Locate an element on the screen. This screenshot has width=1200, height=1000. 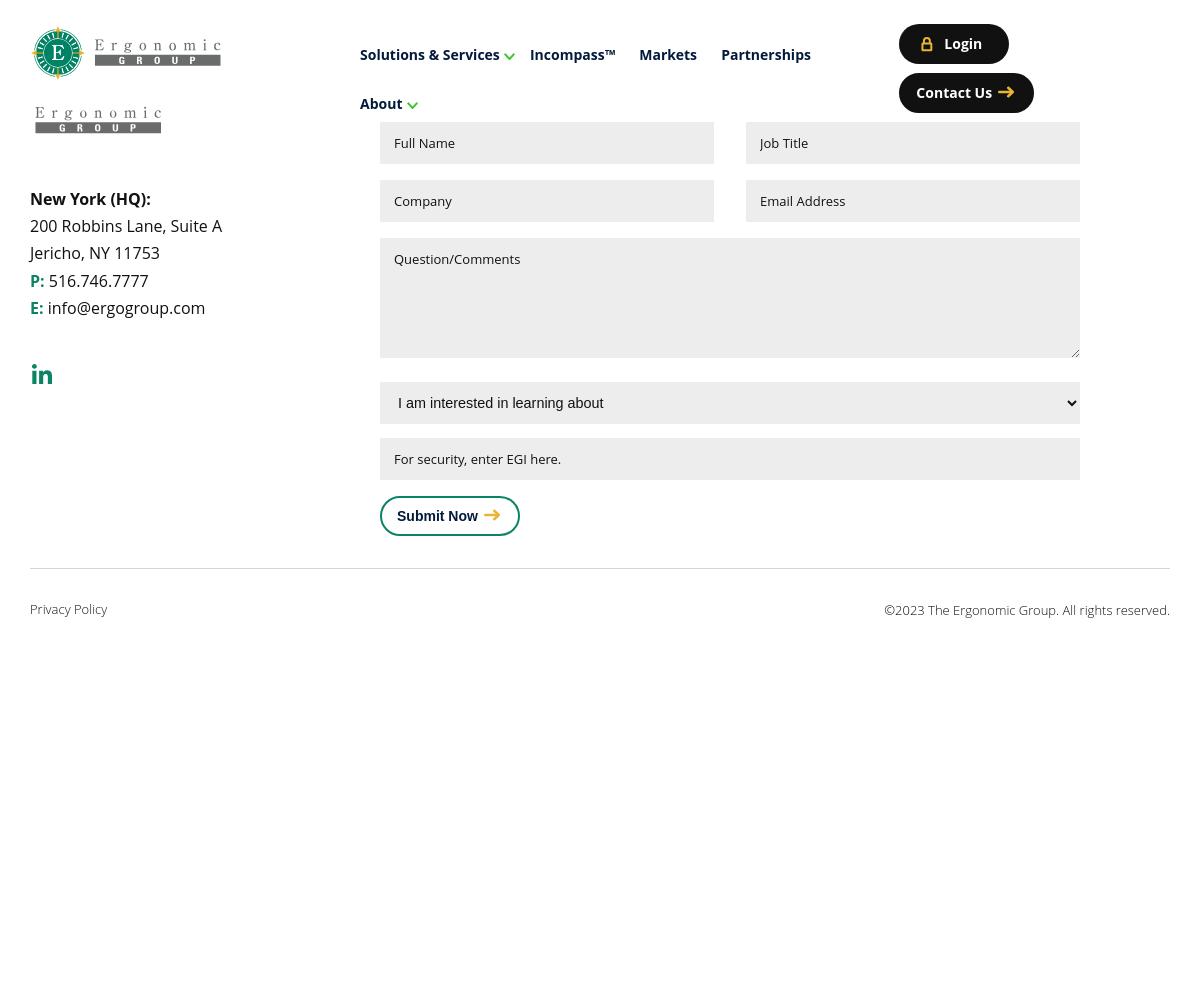
'Login' is located at coordinates (963, 43).